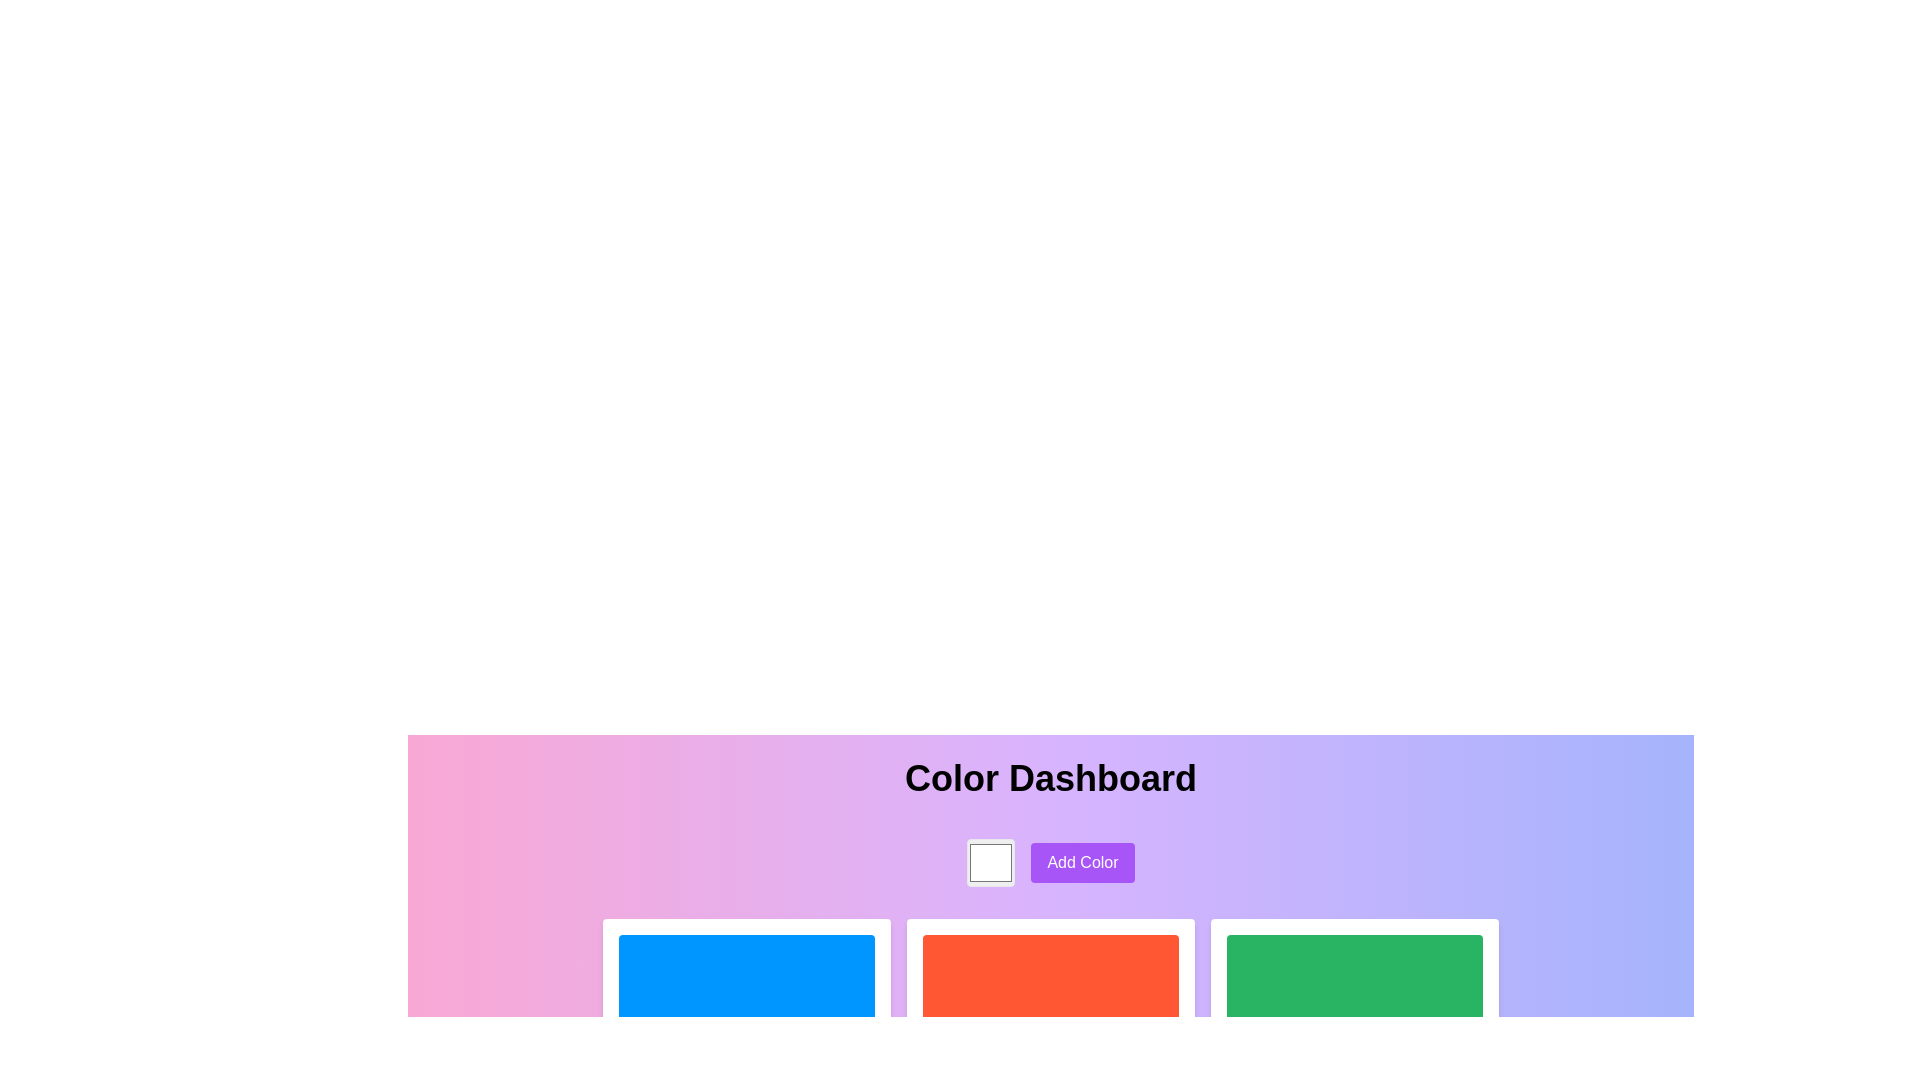 This screenshot has height=1080, width=1920. I want to click on the button that adds a new color to the interface, so click(1082, 862).